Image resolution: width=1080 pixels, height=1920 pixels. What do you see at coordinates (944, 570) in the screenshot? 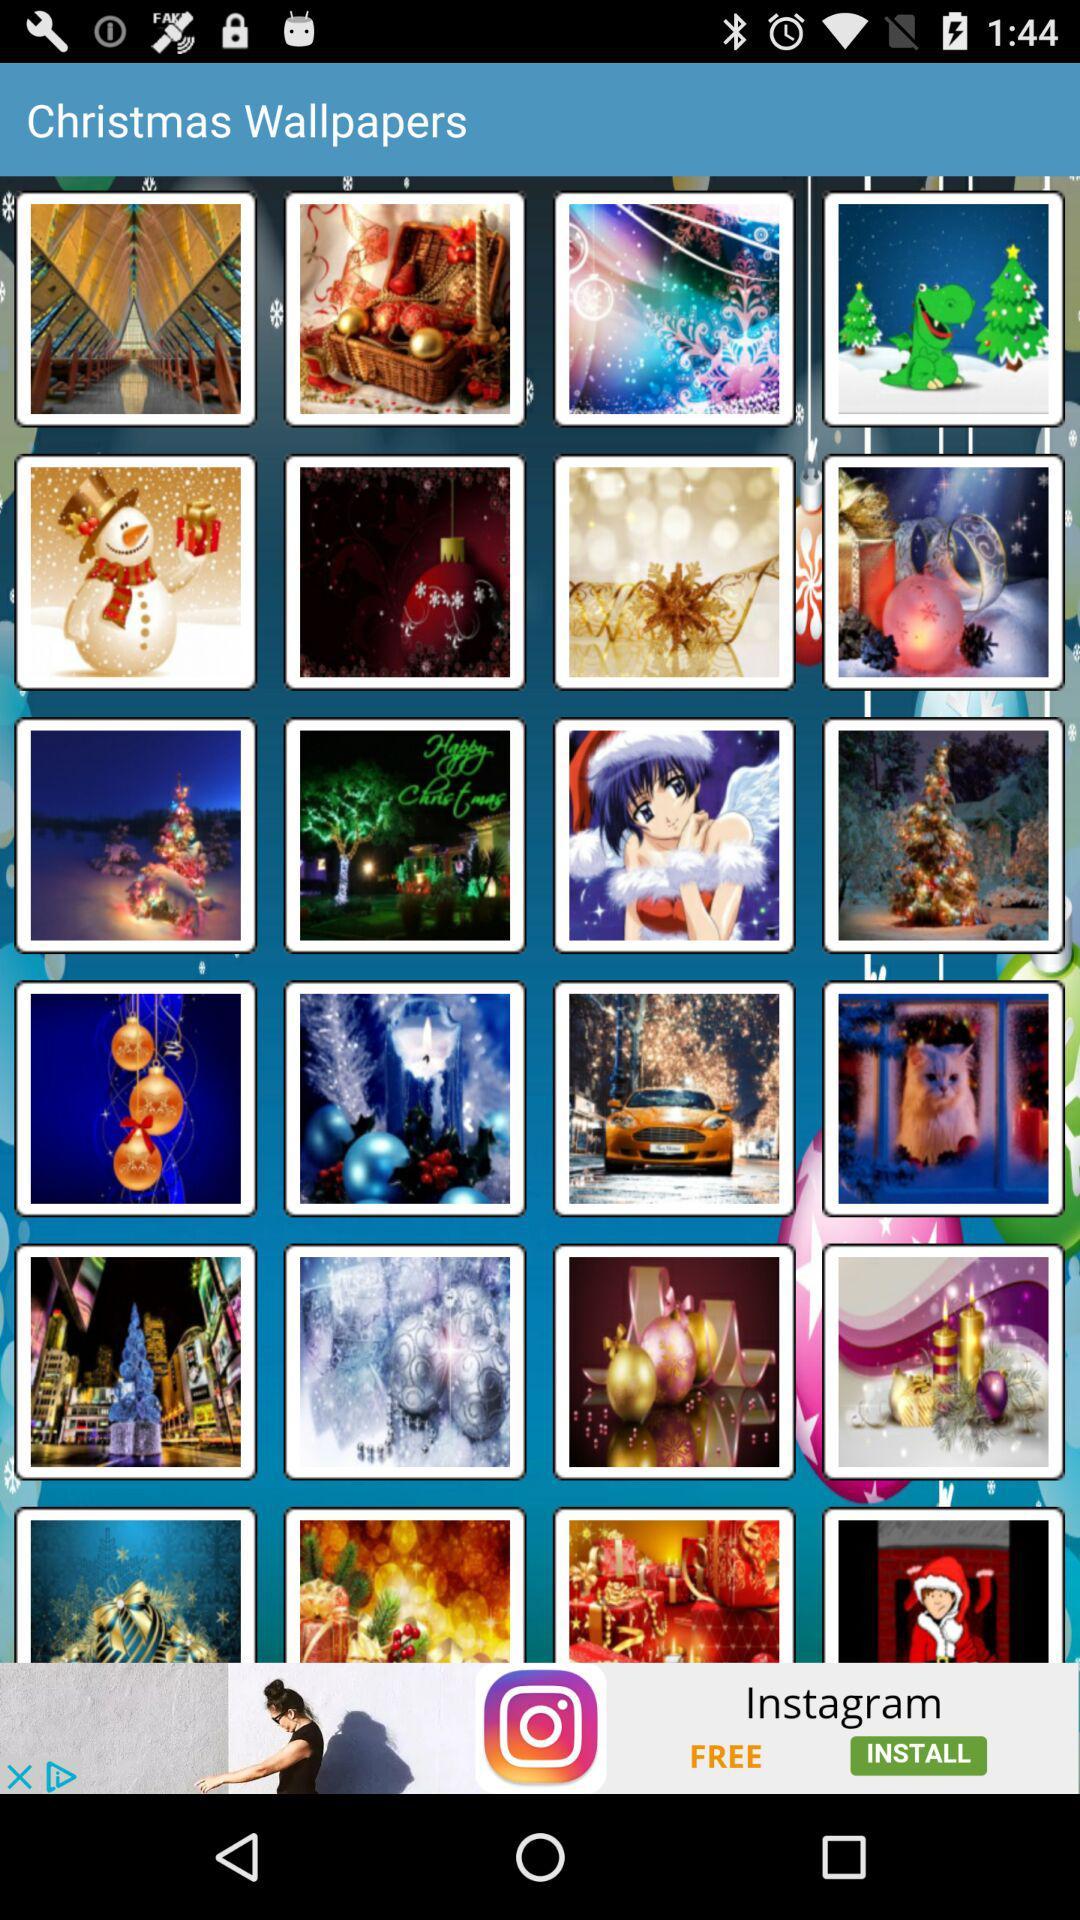
I see `the wallpaper which has pink colored jingle bell in it` at bounding box center [944, 570].